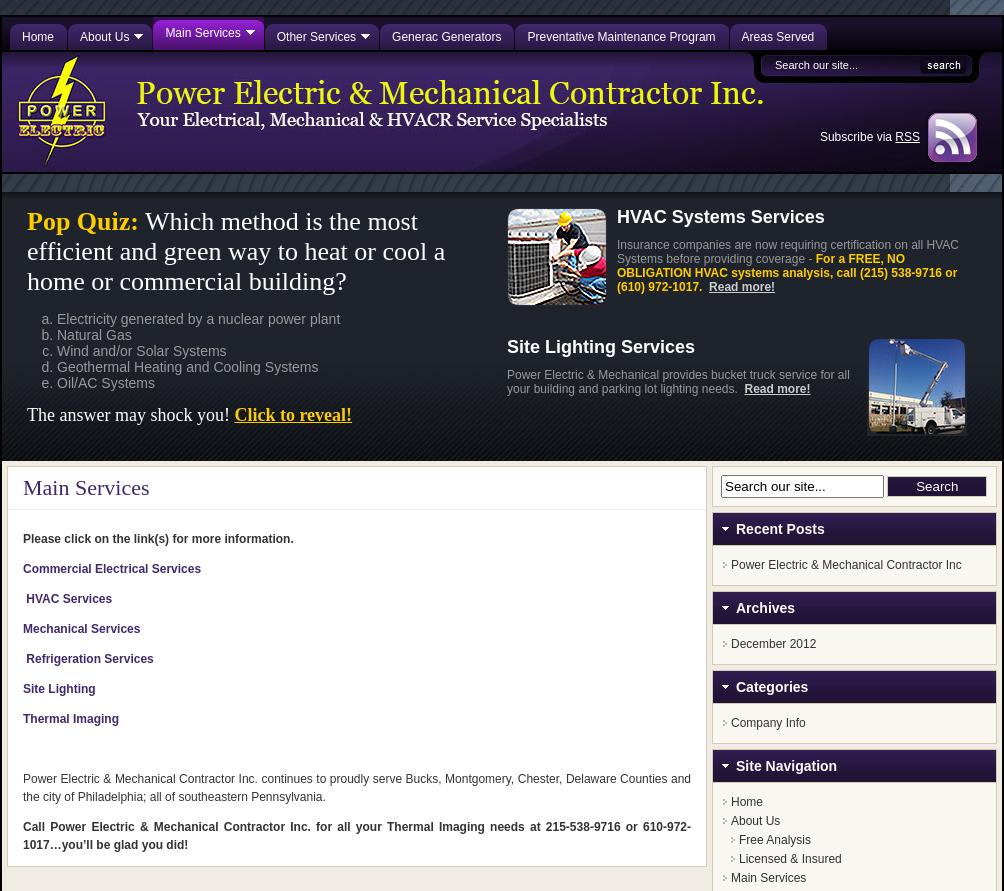 The height and width of the screenshot is (891, 1004). Describe the element at coordinates (22, 568) in the screenshot. I see `'Commercial Electrical Services'` at that location.